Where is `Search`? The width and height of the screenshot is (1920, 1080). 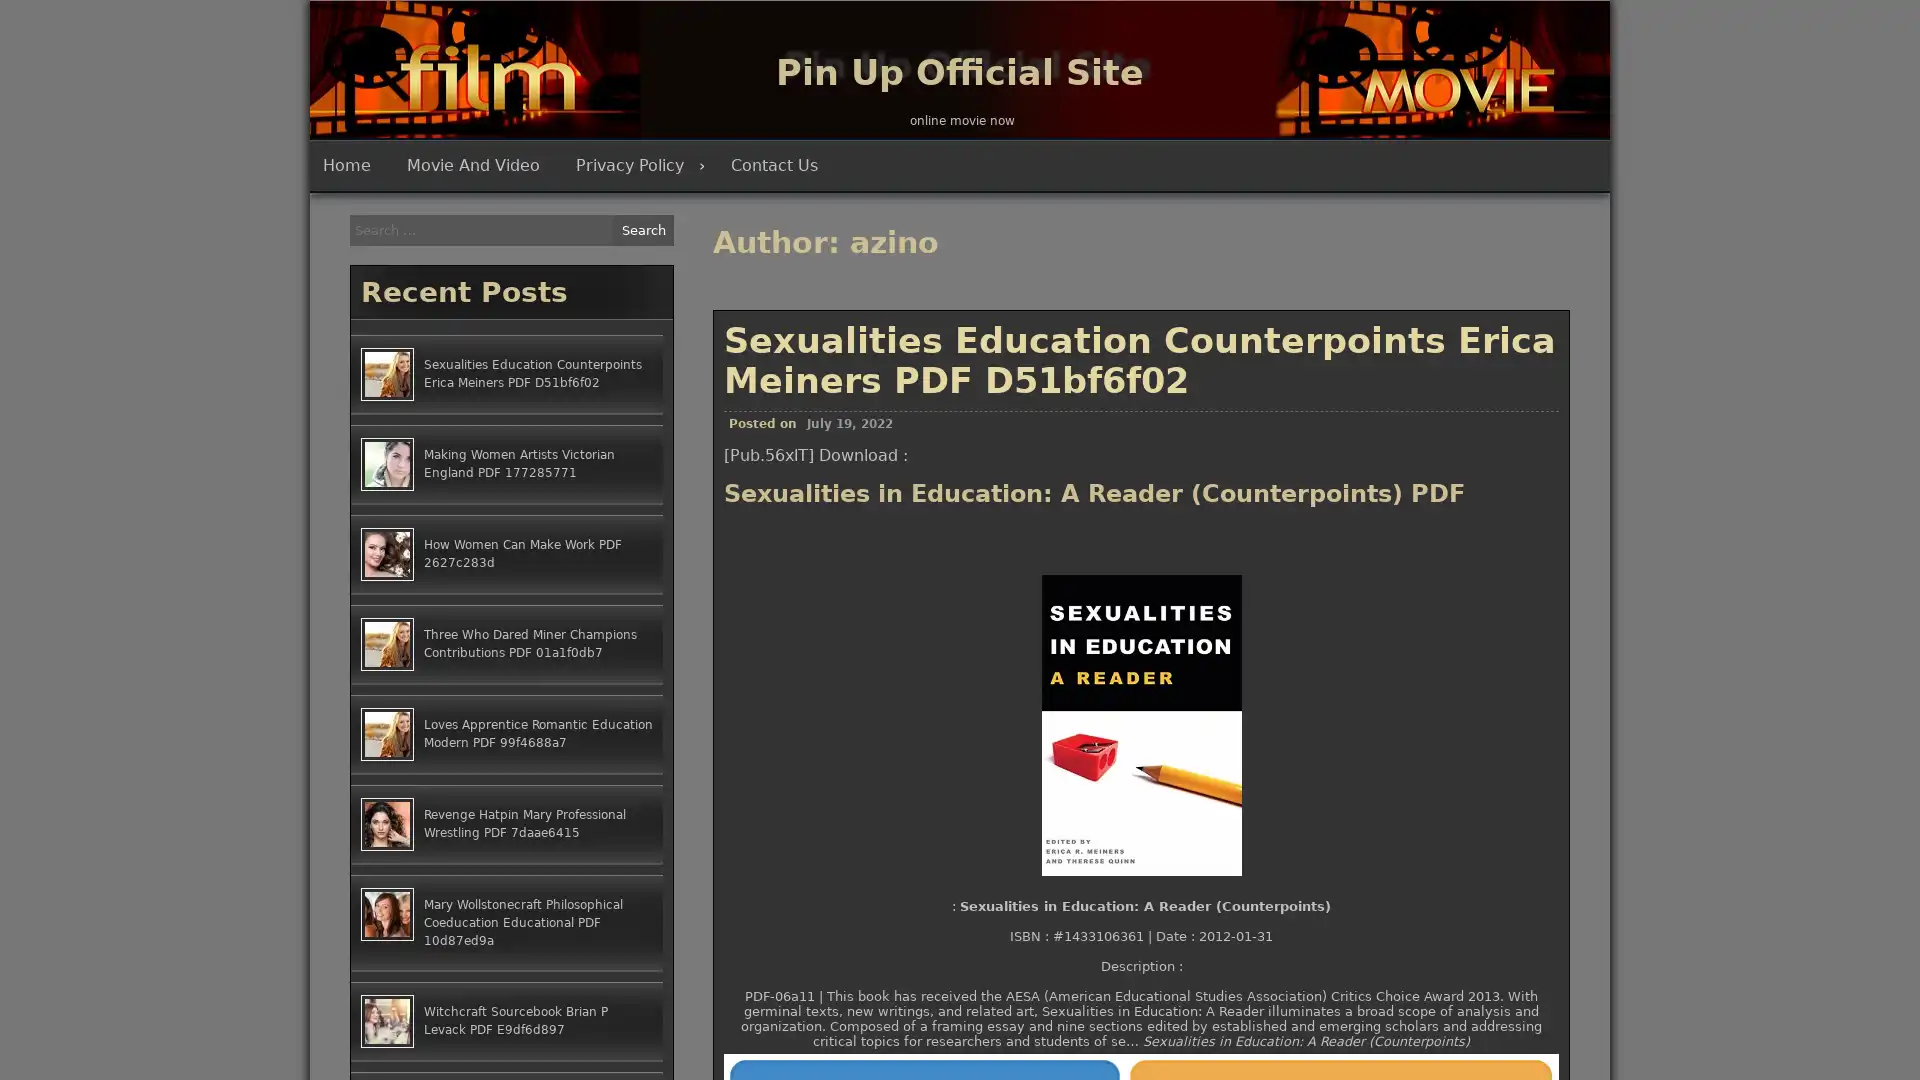
Search is located at coordinates (643, 229).